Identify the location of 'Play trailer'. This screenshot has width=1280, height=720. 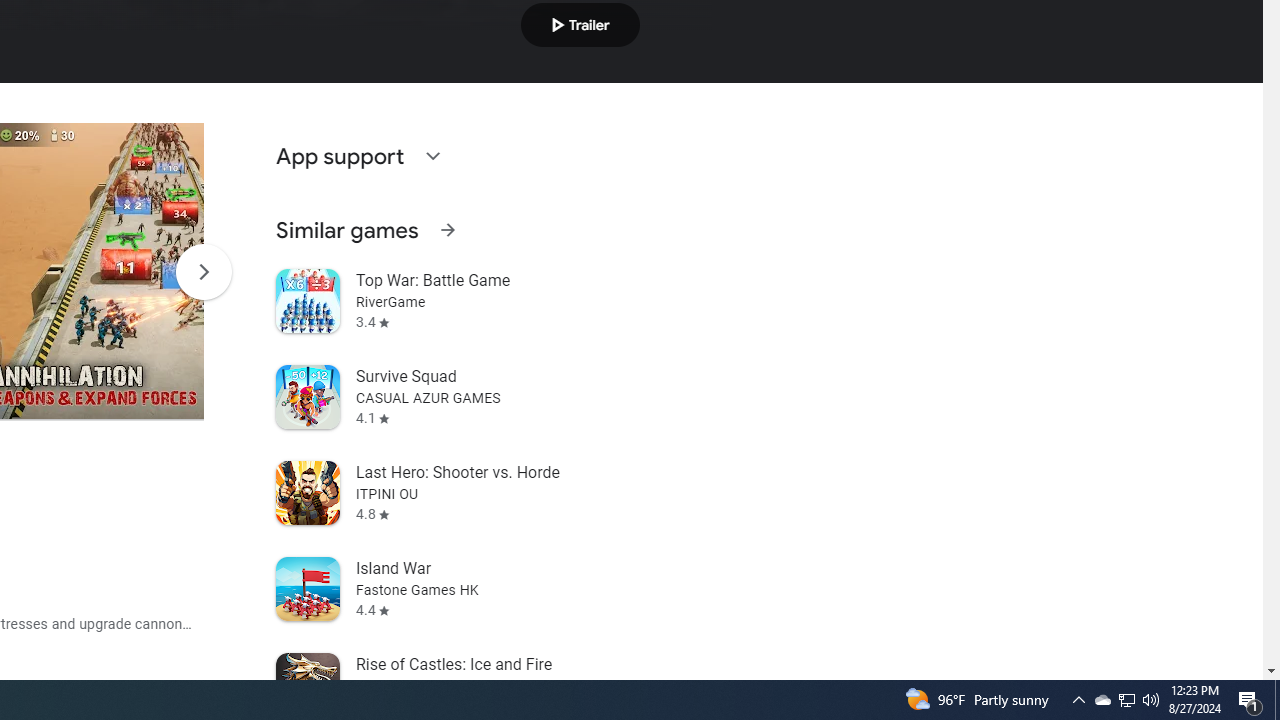
(579, 24).